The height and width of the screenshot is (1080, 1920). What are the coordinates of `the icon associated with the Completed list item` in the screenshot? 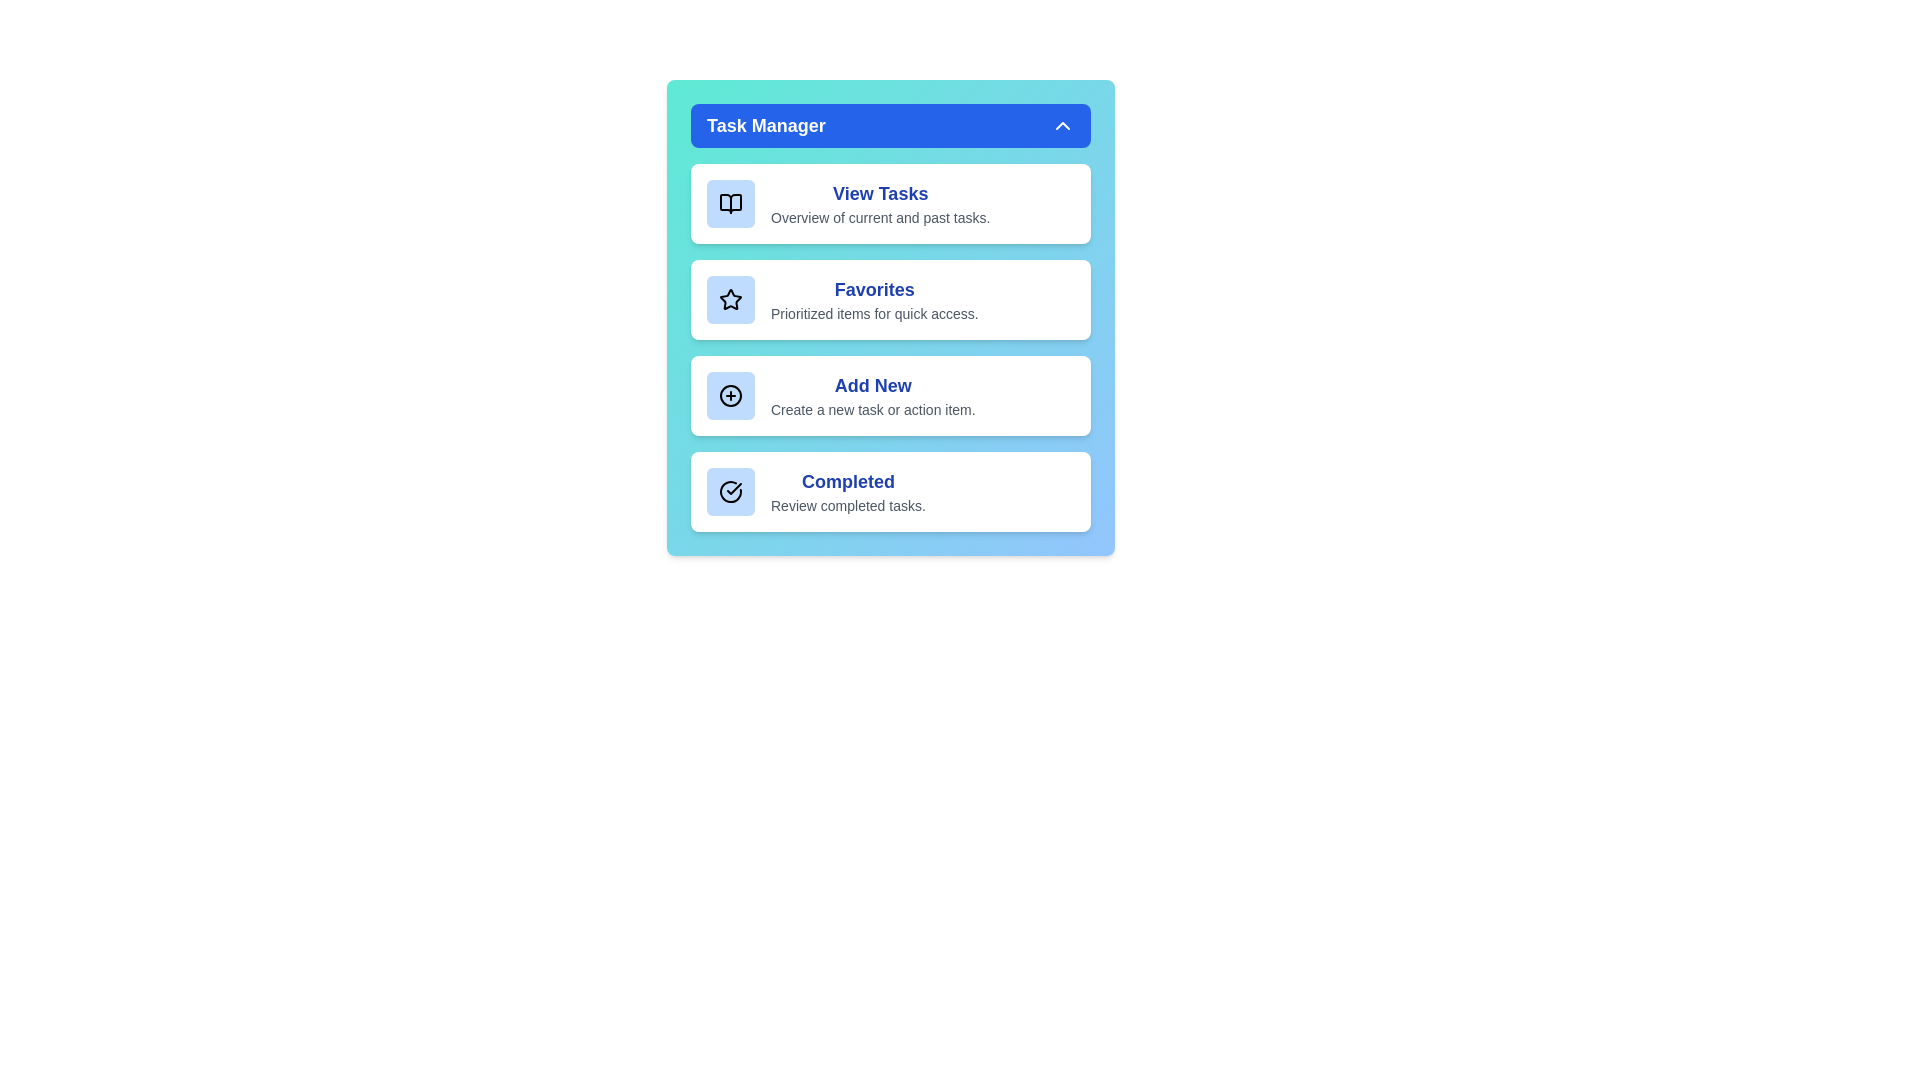 It's located at (729, 492).